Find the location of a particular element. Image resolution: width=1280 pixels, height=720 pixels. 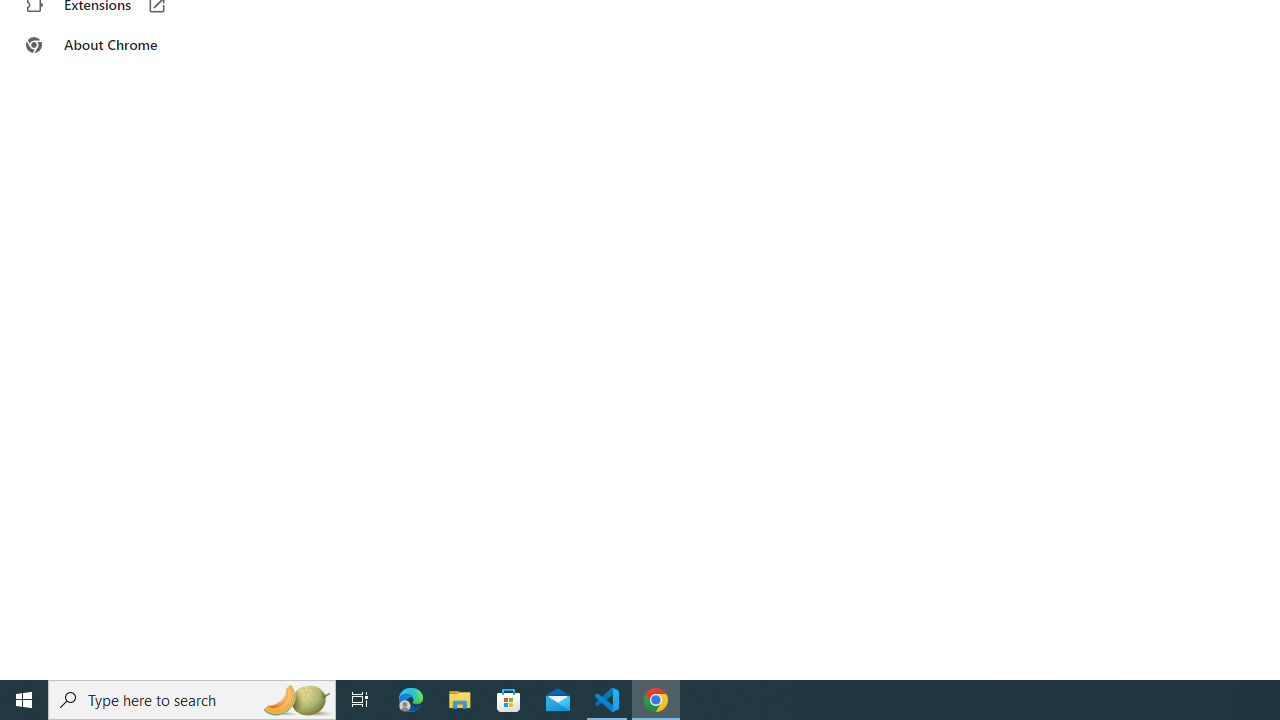

'Microsoft Edge' is located at coordinates (410, 698).